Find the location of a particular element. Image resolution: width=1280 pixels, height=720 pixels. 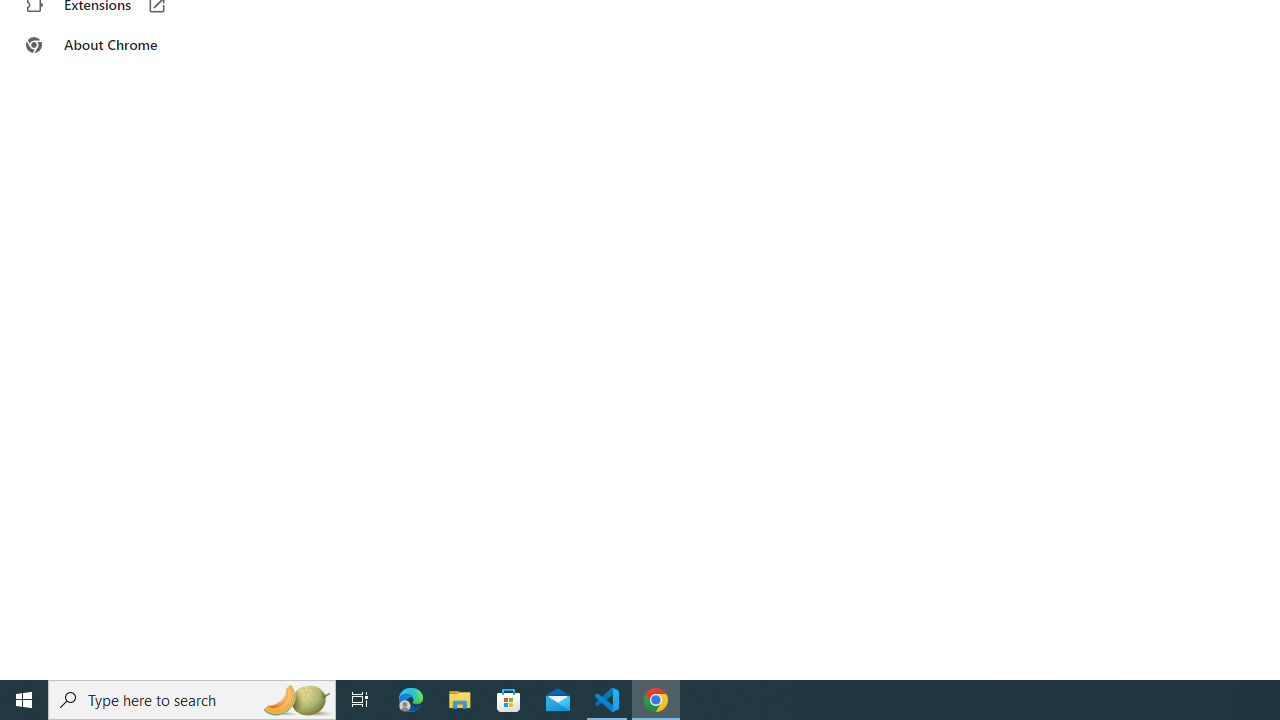

'Microsoft Edge' is located at coordinates (410, 698).